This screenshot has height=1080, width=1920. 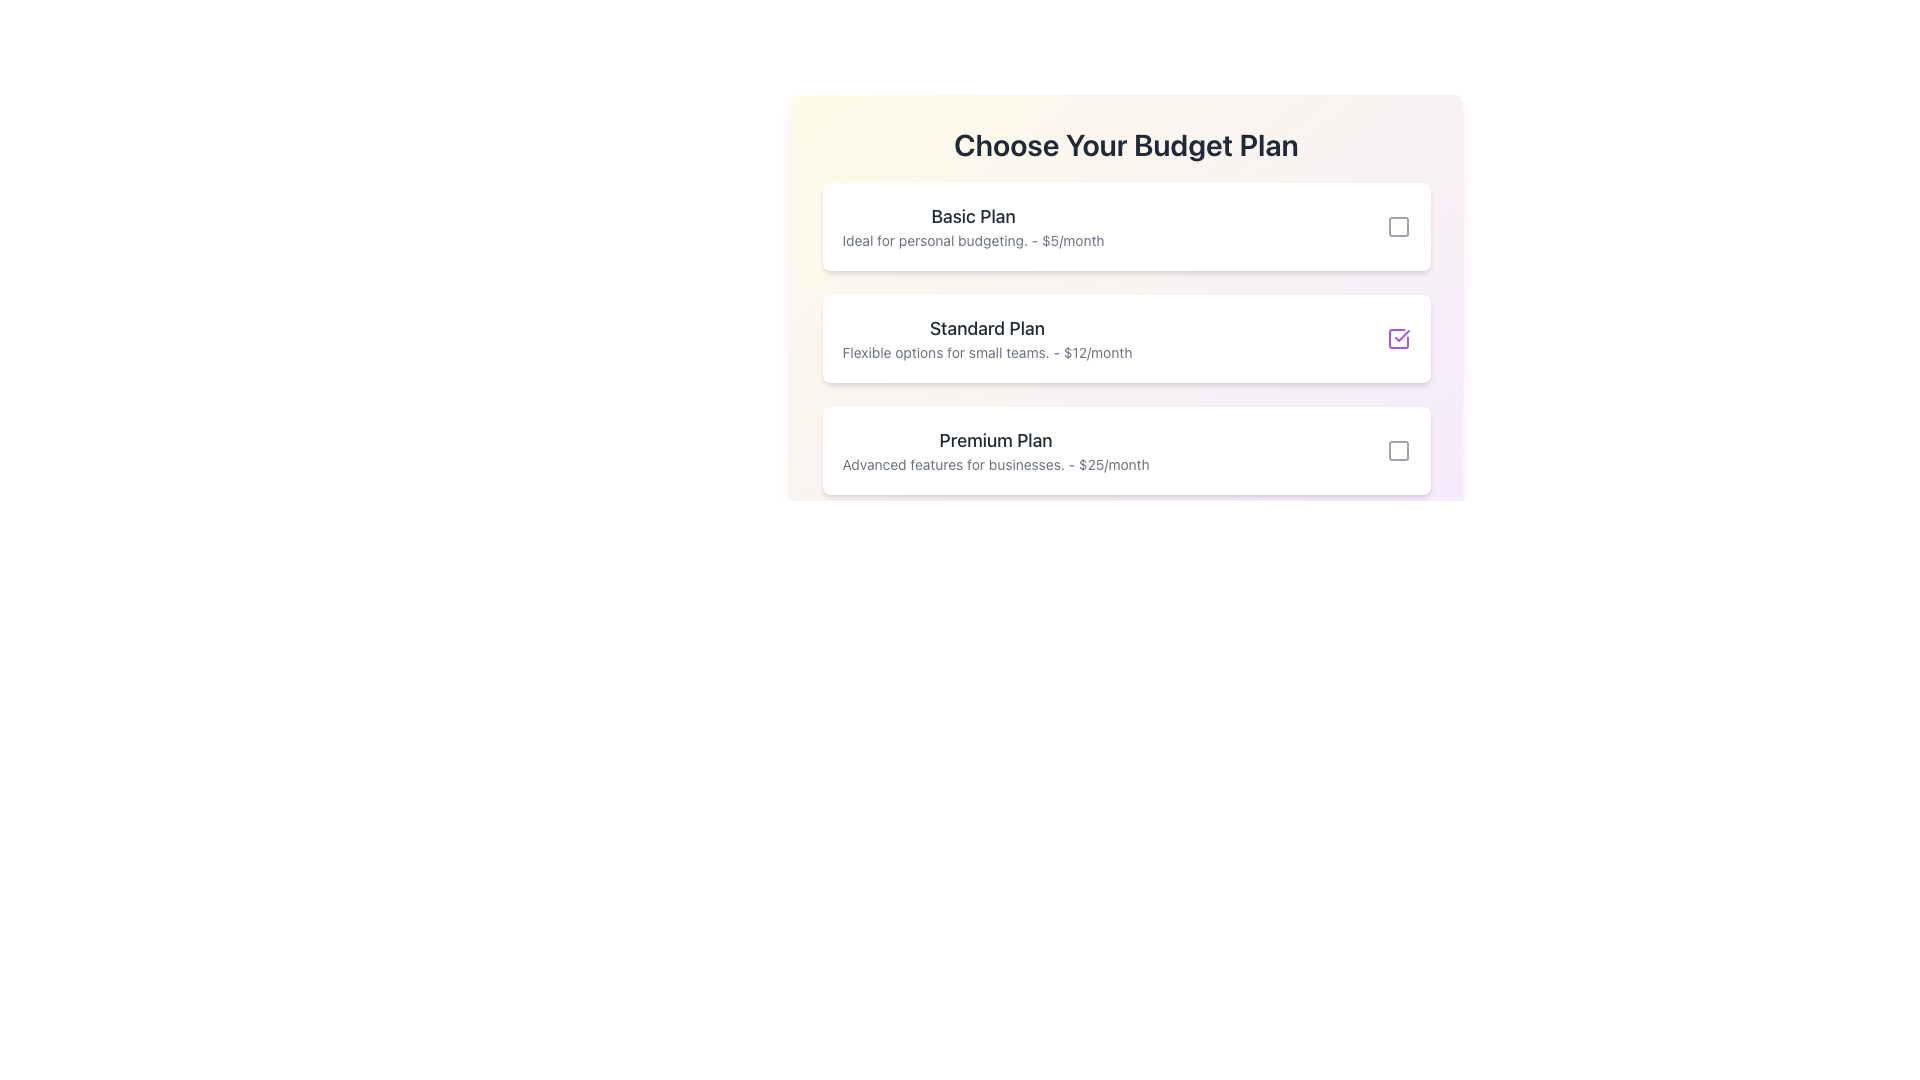 What do you see at coordinates (996, 439) in the screenshot?
I see `the 'Premium Plan' text label, which is bold, medium-sized, and dark gray, located above the descriptive text for the Advanced features and below the Standard Plan item` at bounding box center [996, 439].